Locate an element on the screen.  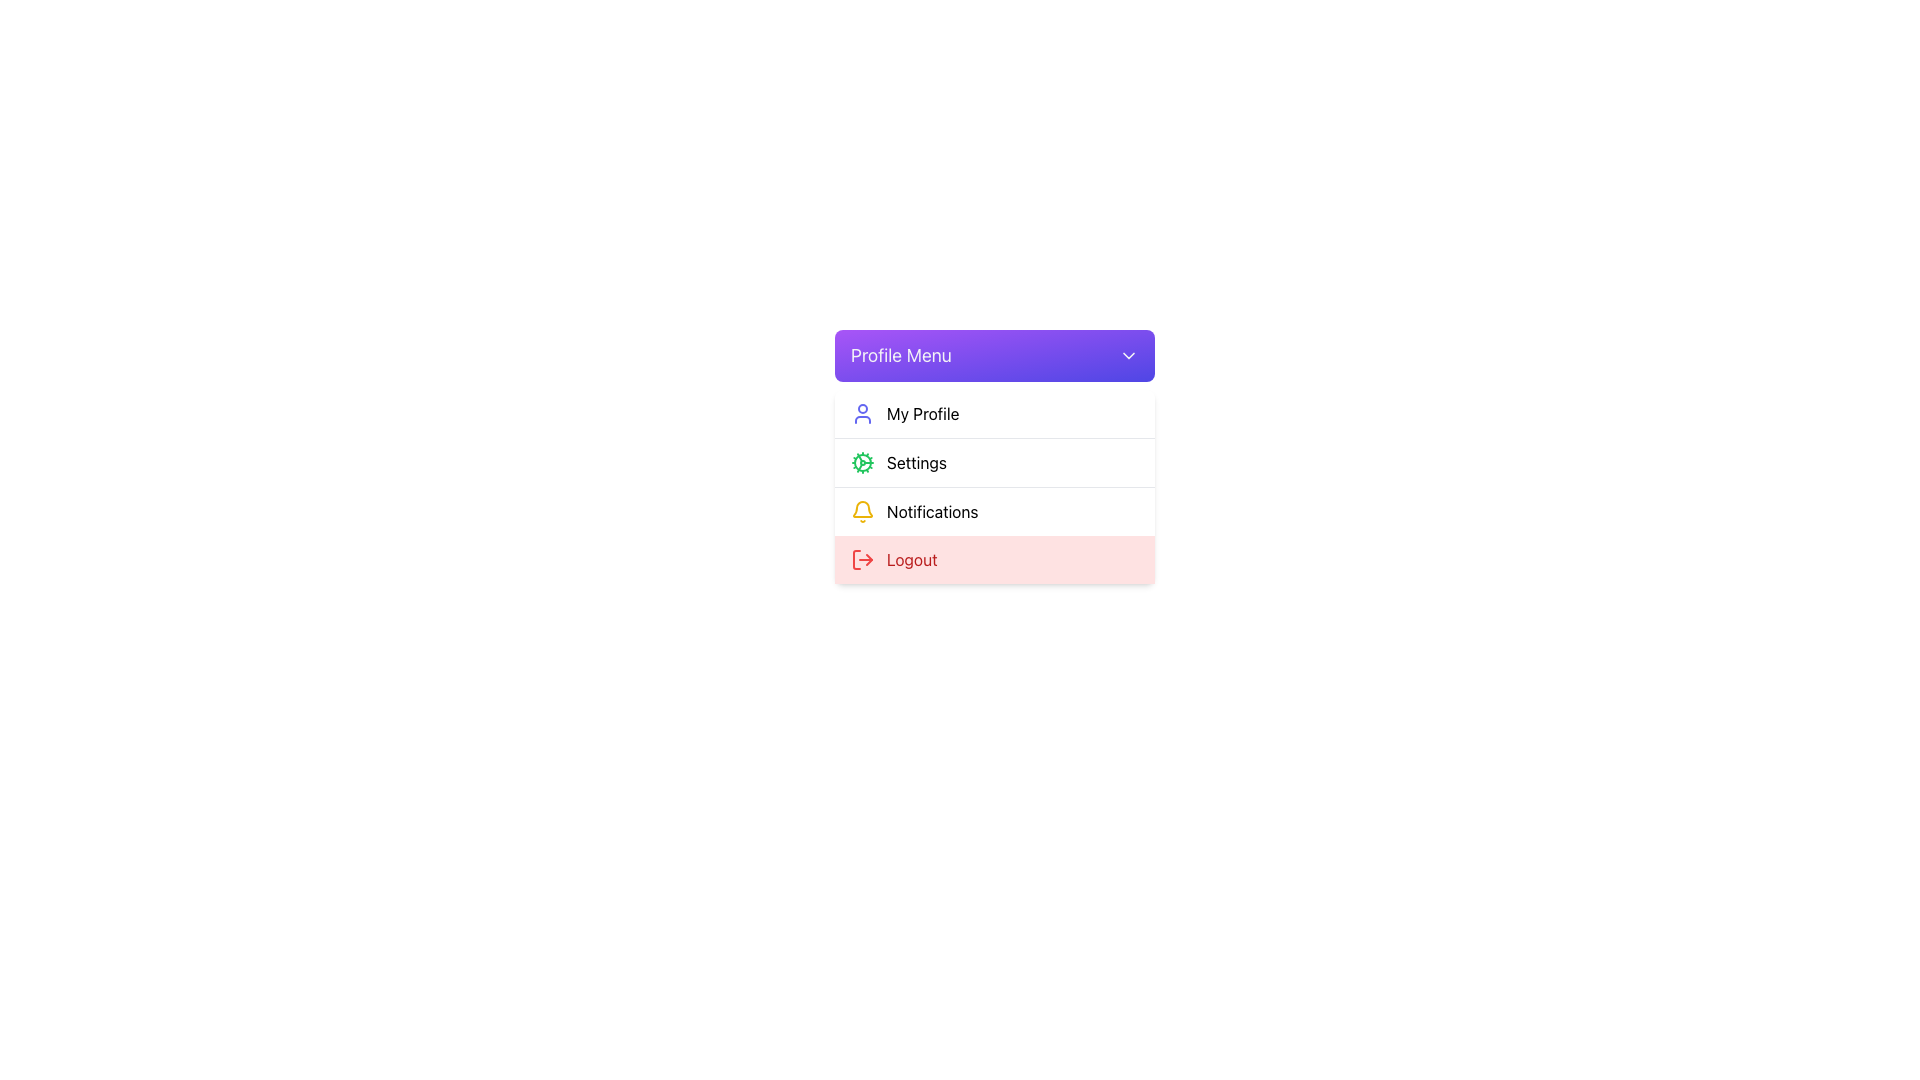
the 'Logout' menu item, which is the fourth item in the 'Profile Menu' dropdown, characterized by a red background and an icon with a right-pointing arrow, to log out is located at coordinates (994, 559).